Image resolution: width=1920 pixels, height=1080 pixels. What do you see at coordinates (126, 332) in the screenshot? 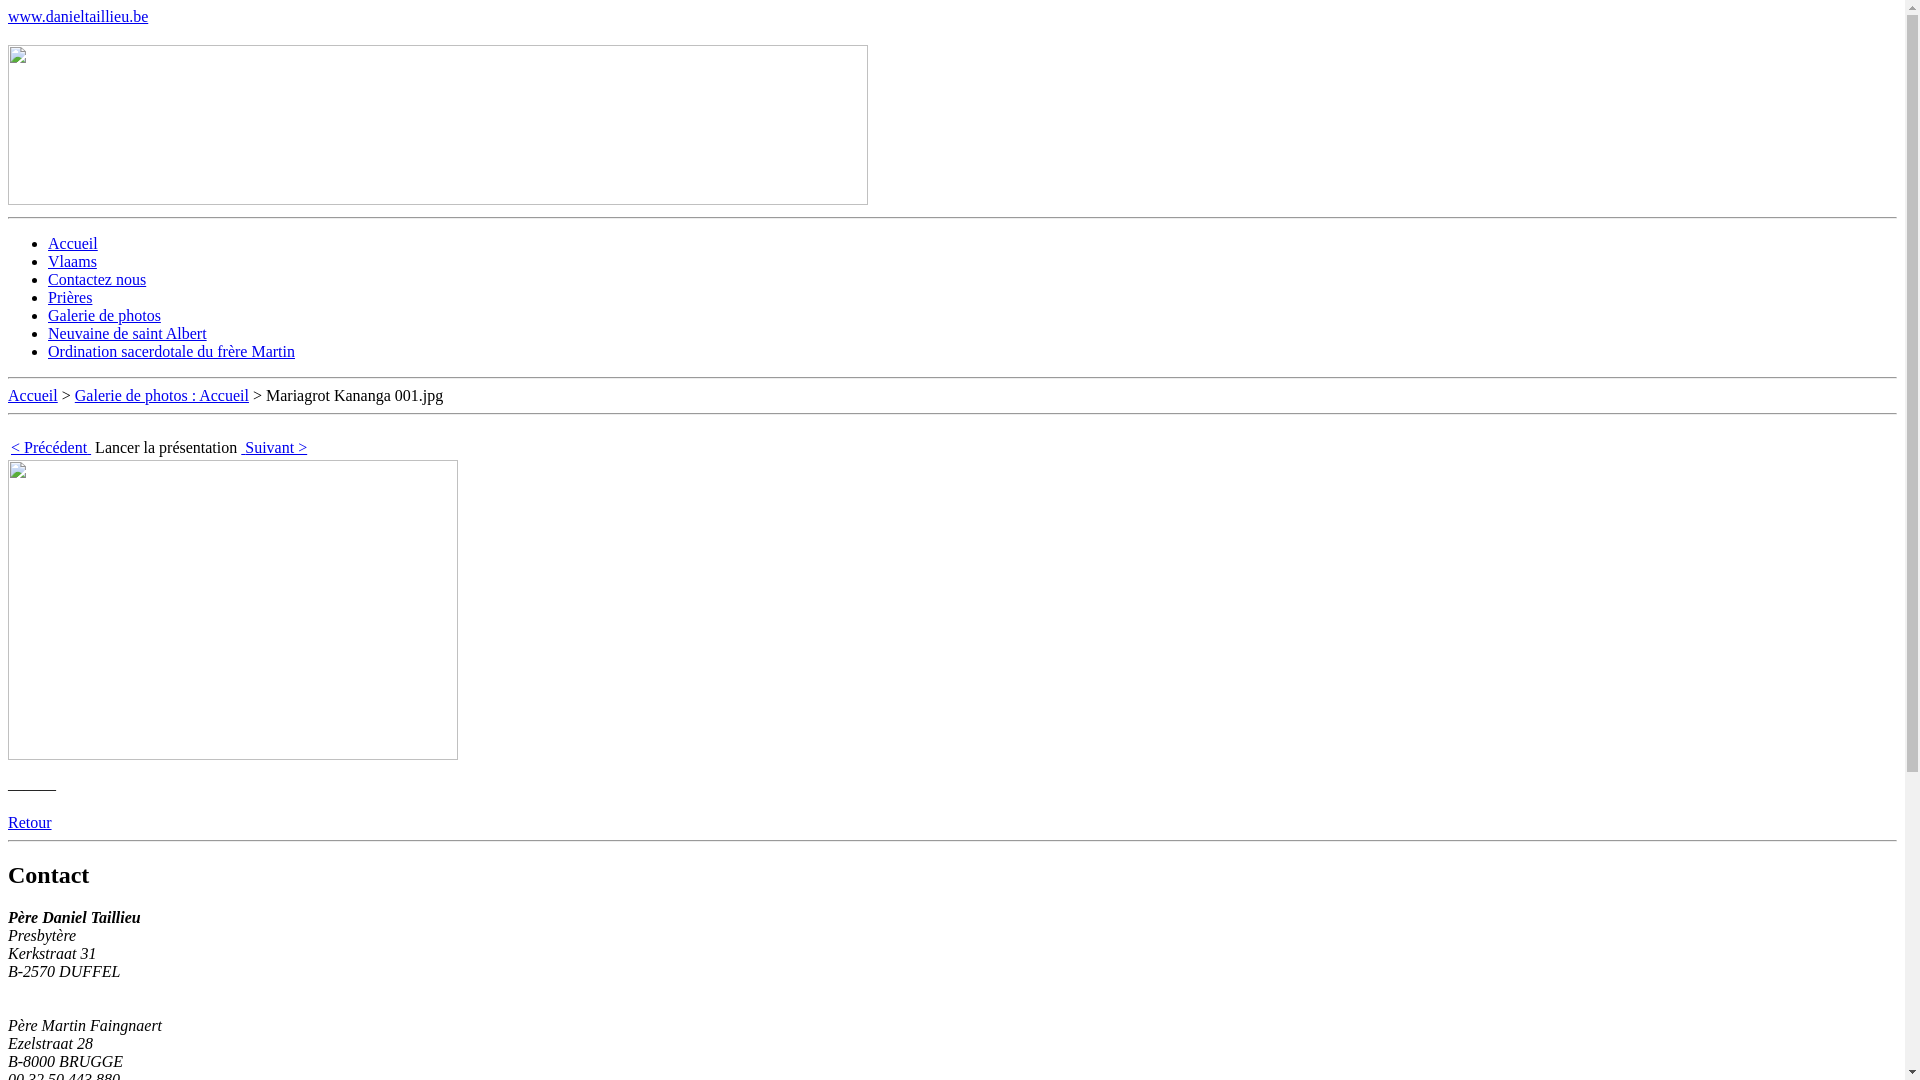
I see `'Neuvaine de saint Albert'` at bounding box center [126, 332].